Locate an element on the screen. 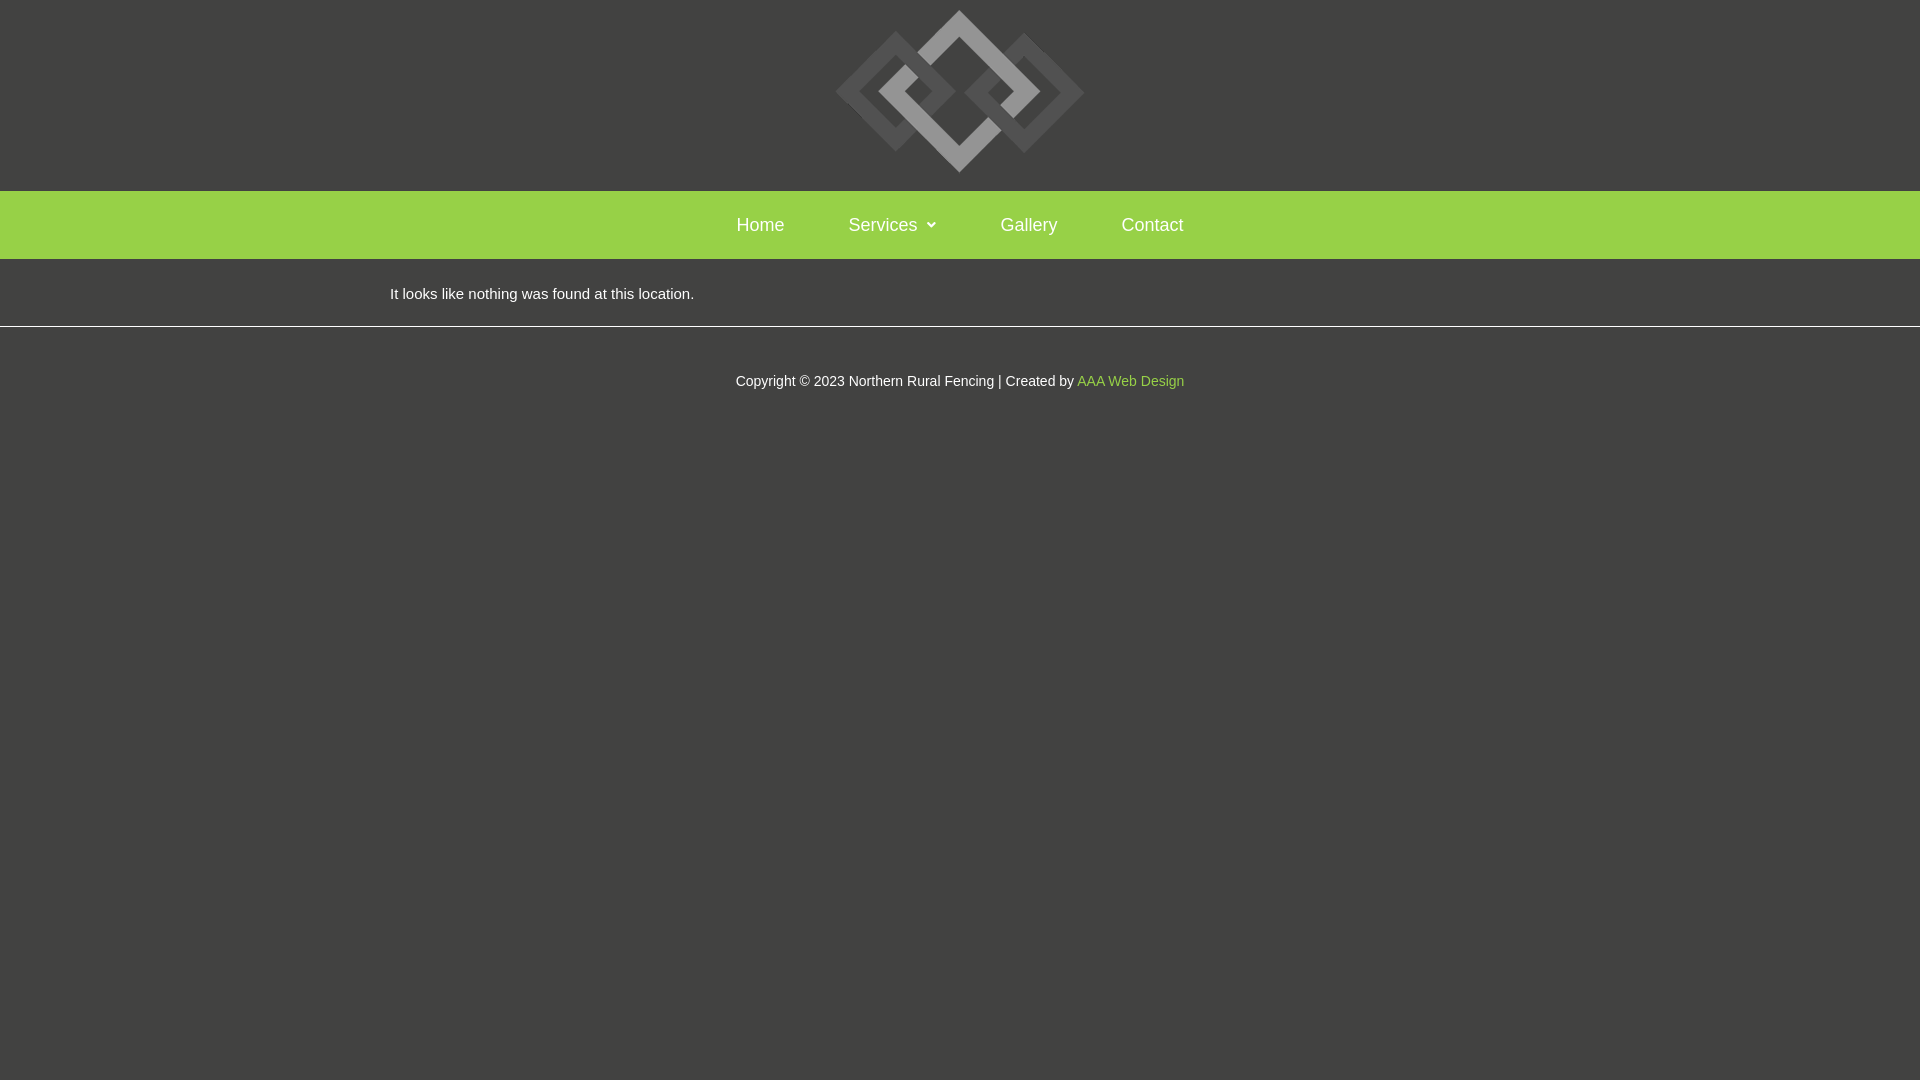  'Services' is located at coordinates (891, 223).